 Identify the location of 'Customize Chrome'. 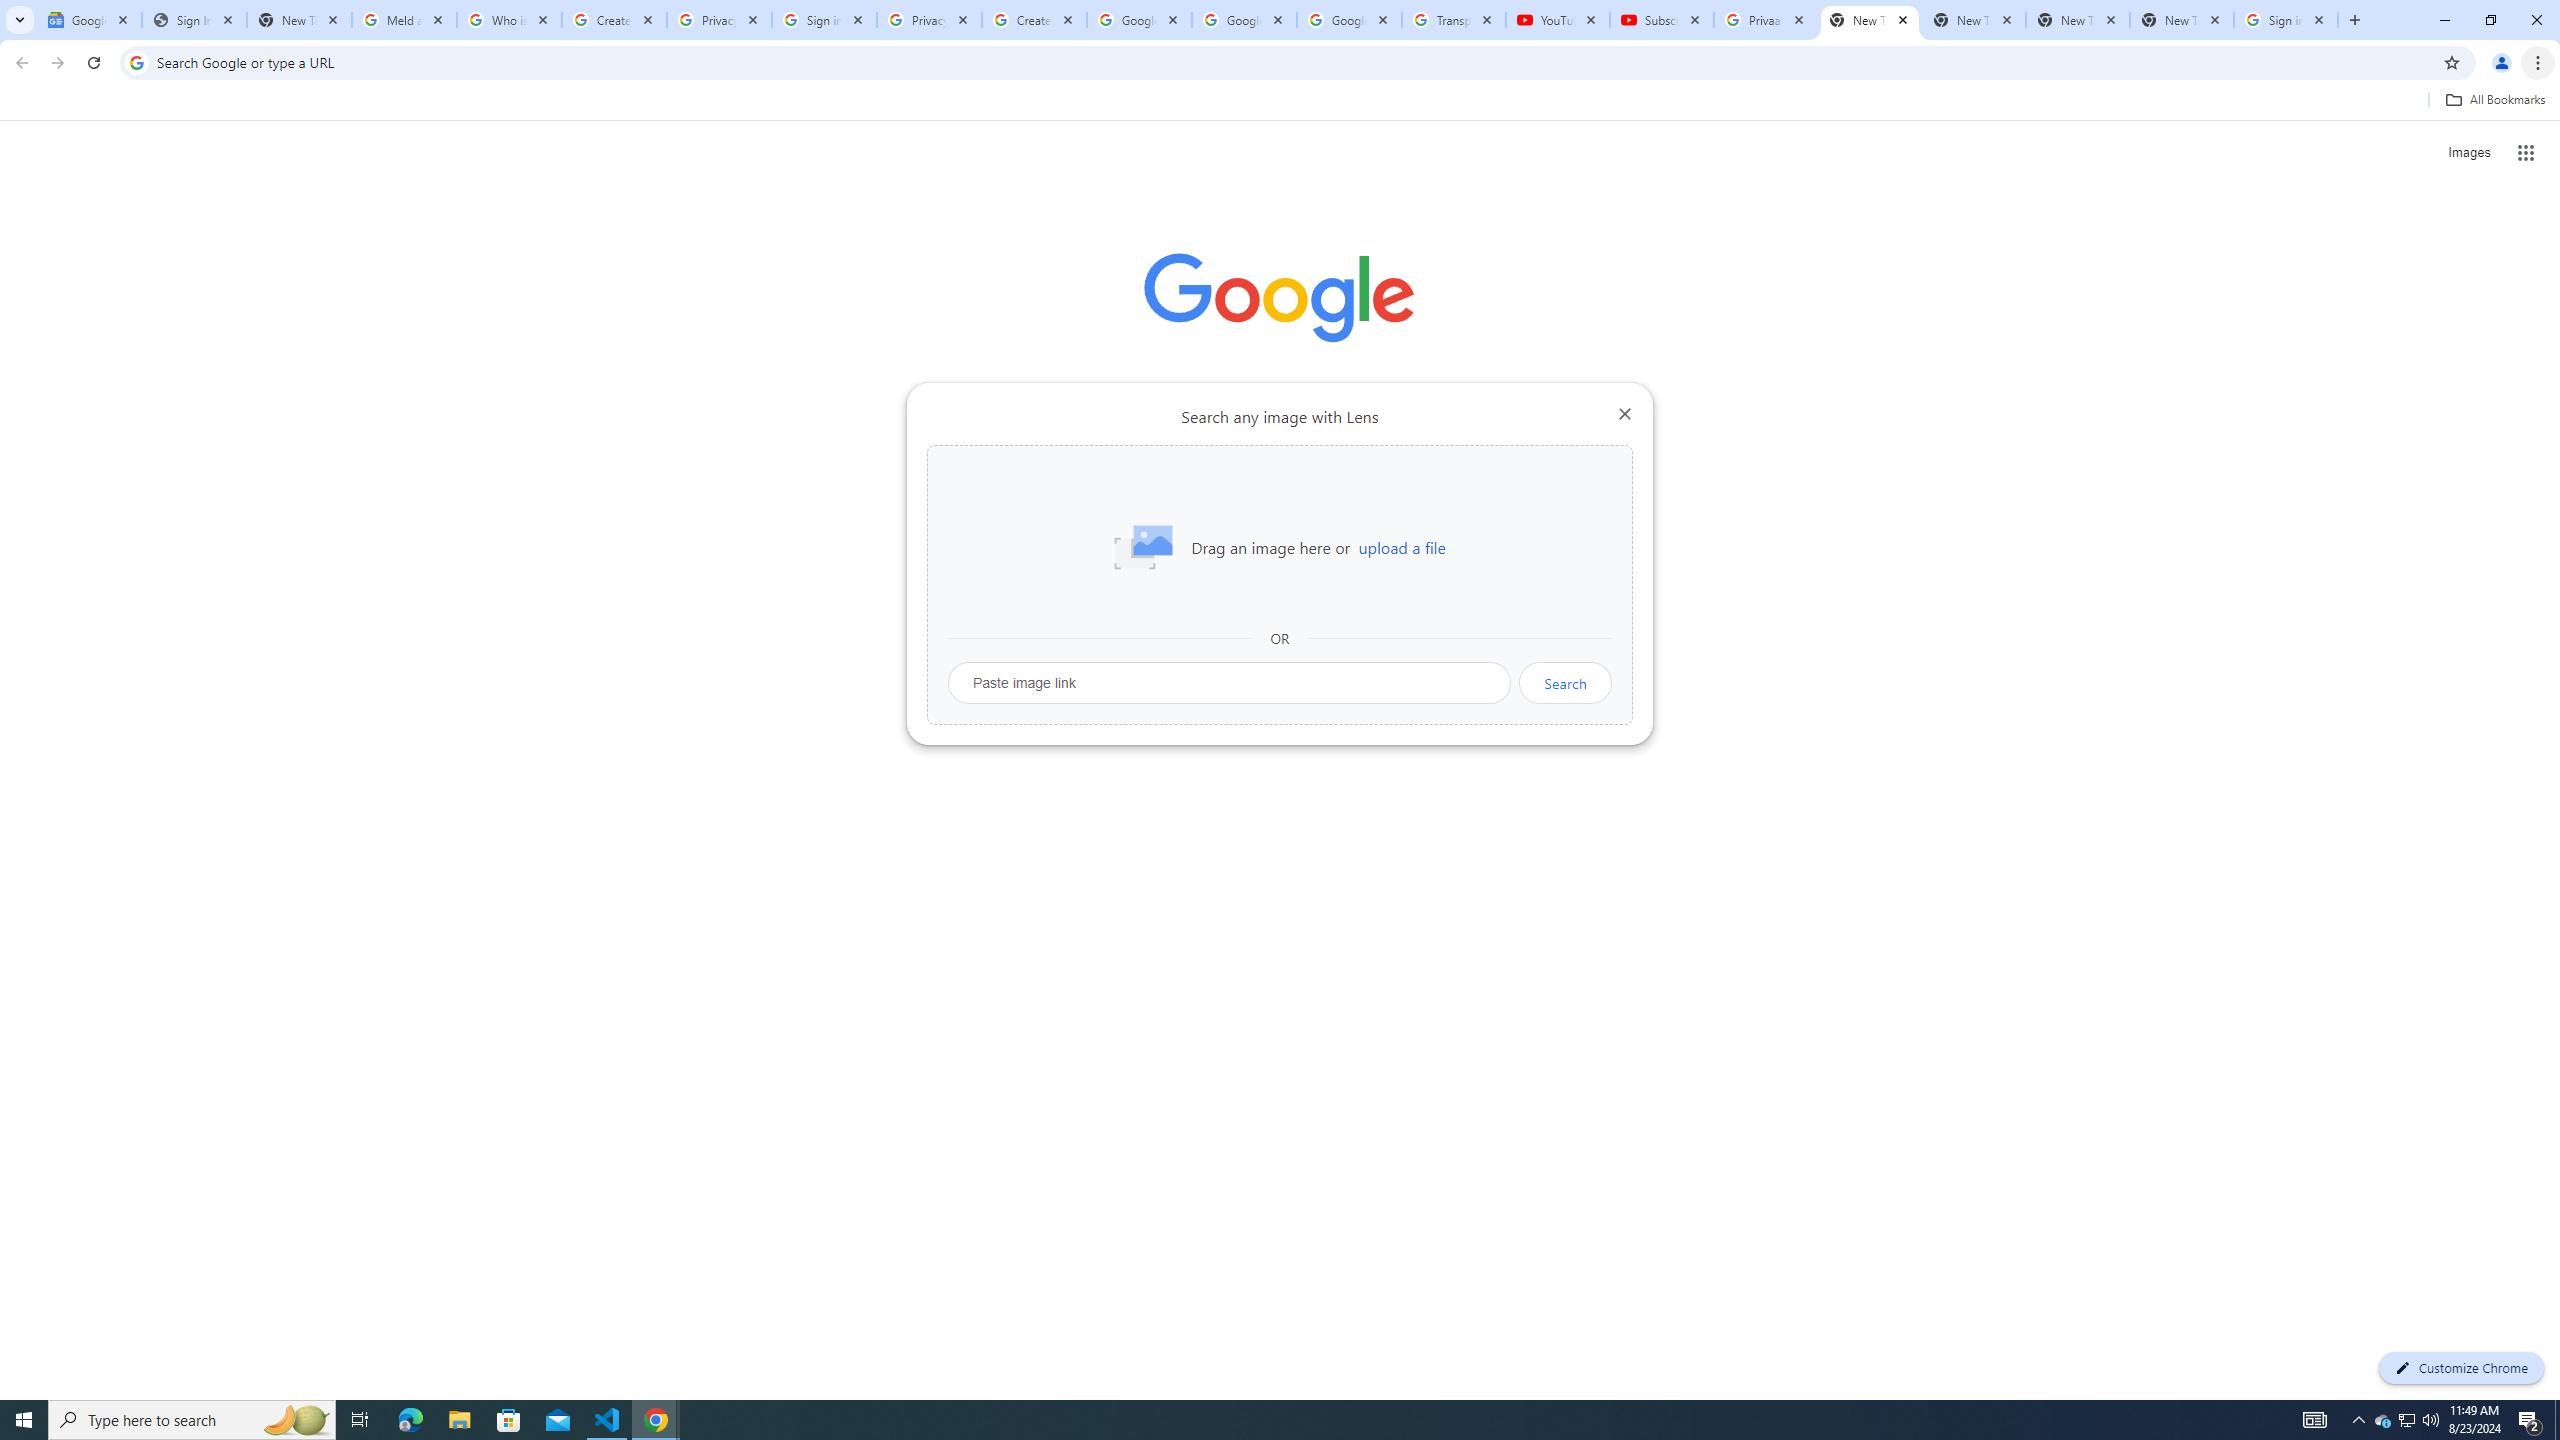
(2461, 1367).